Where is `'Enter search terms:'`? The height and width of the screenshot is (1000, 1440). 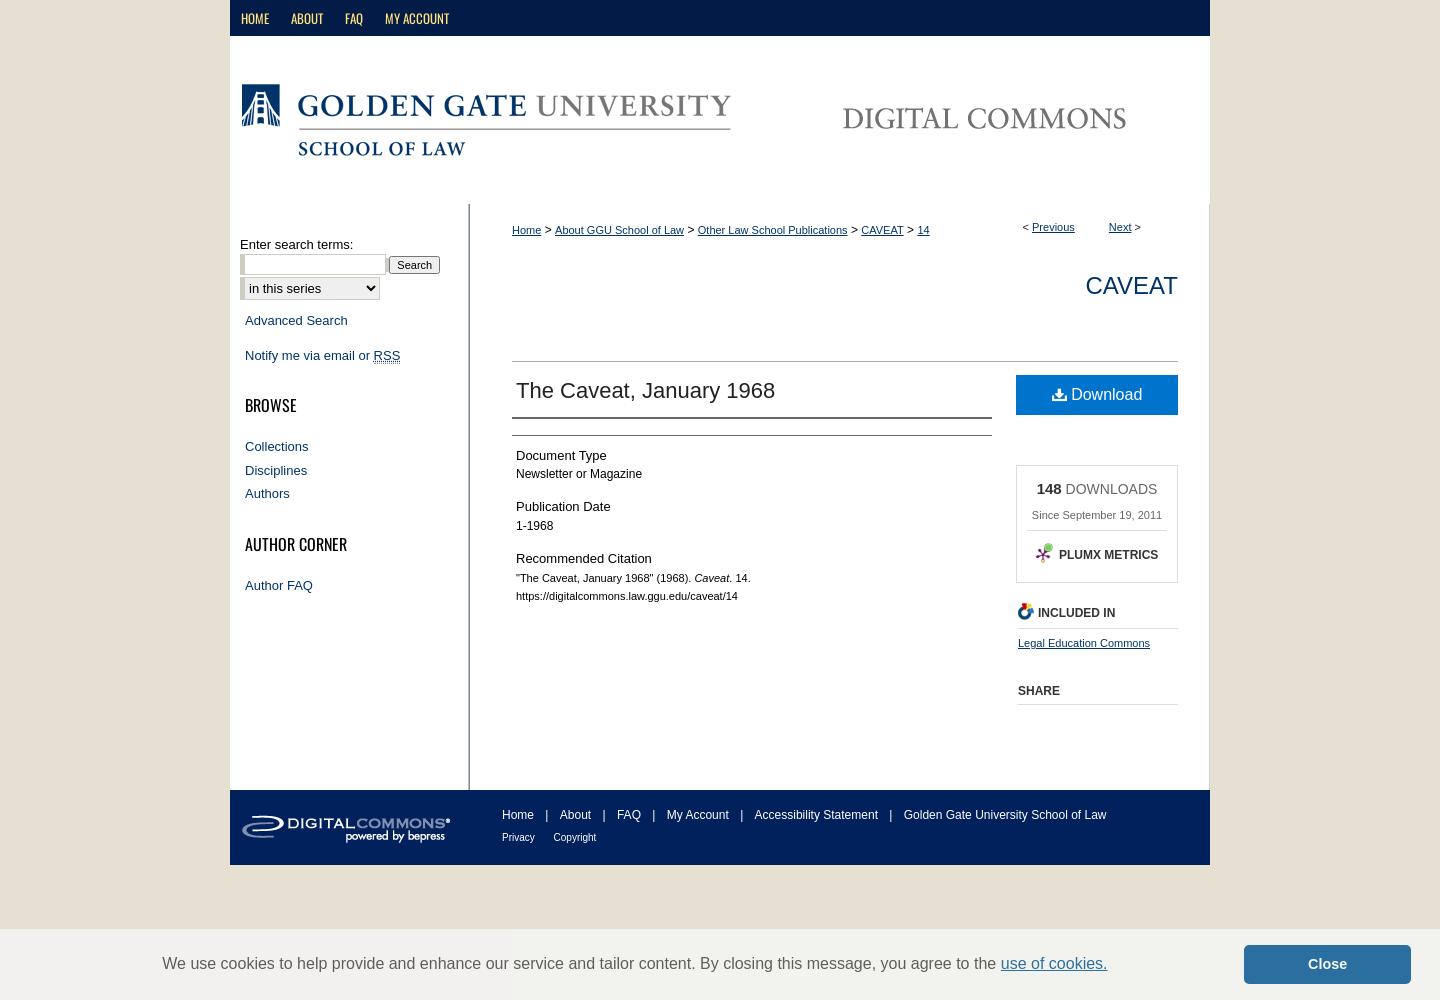
'Enter search terms:' is located at coordinates (295, 243).